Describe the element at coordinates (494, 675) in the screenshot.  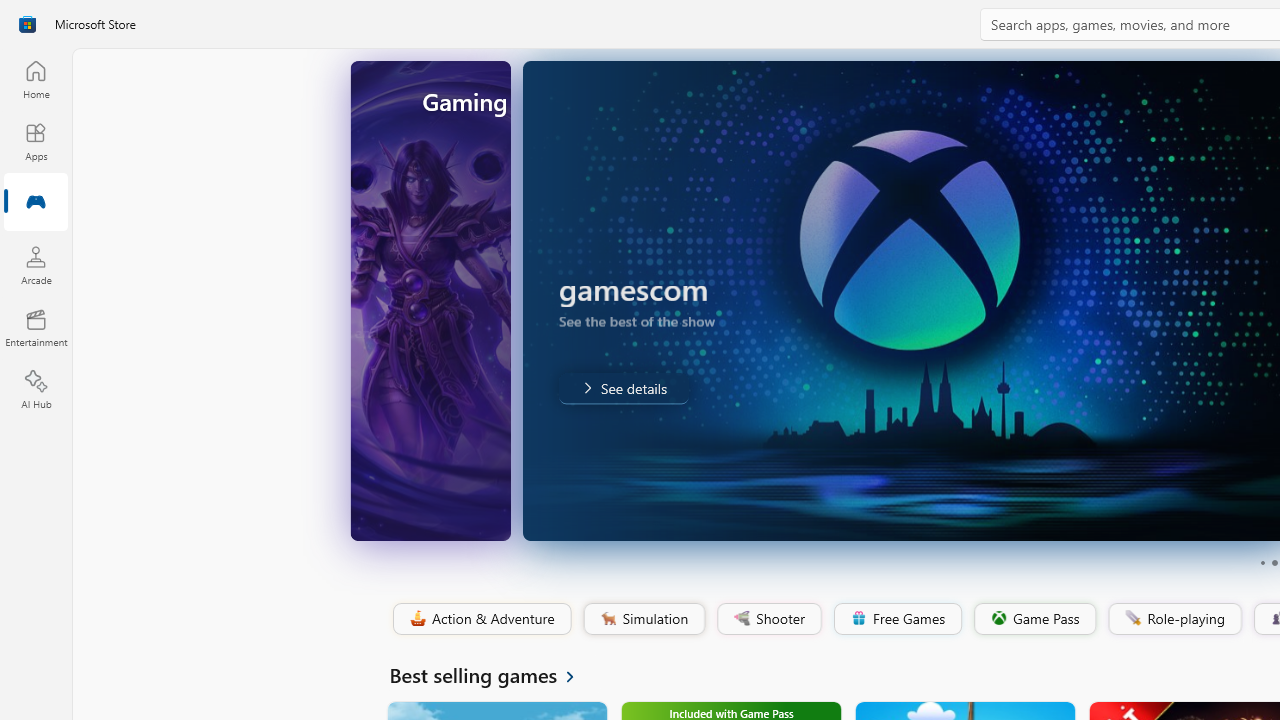
I see `'See all  Best selling games'` at that location.